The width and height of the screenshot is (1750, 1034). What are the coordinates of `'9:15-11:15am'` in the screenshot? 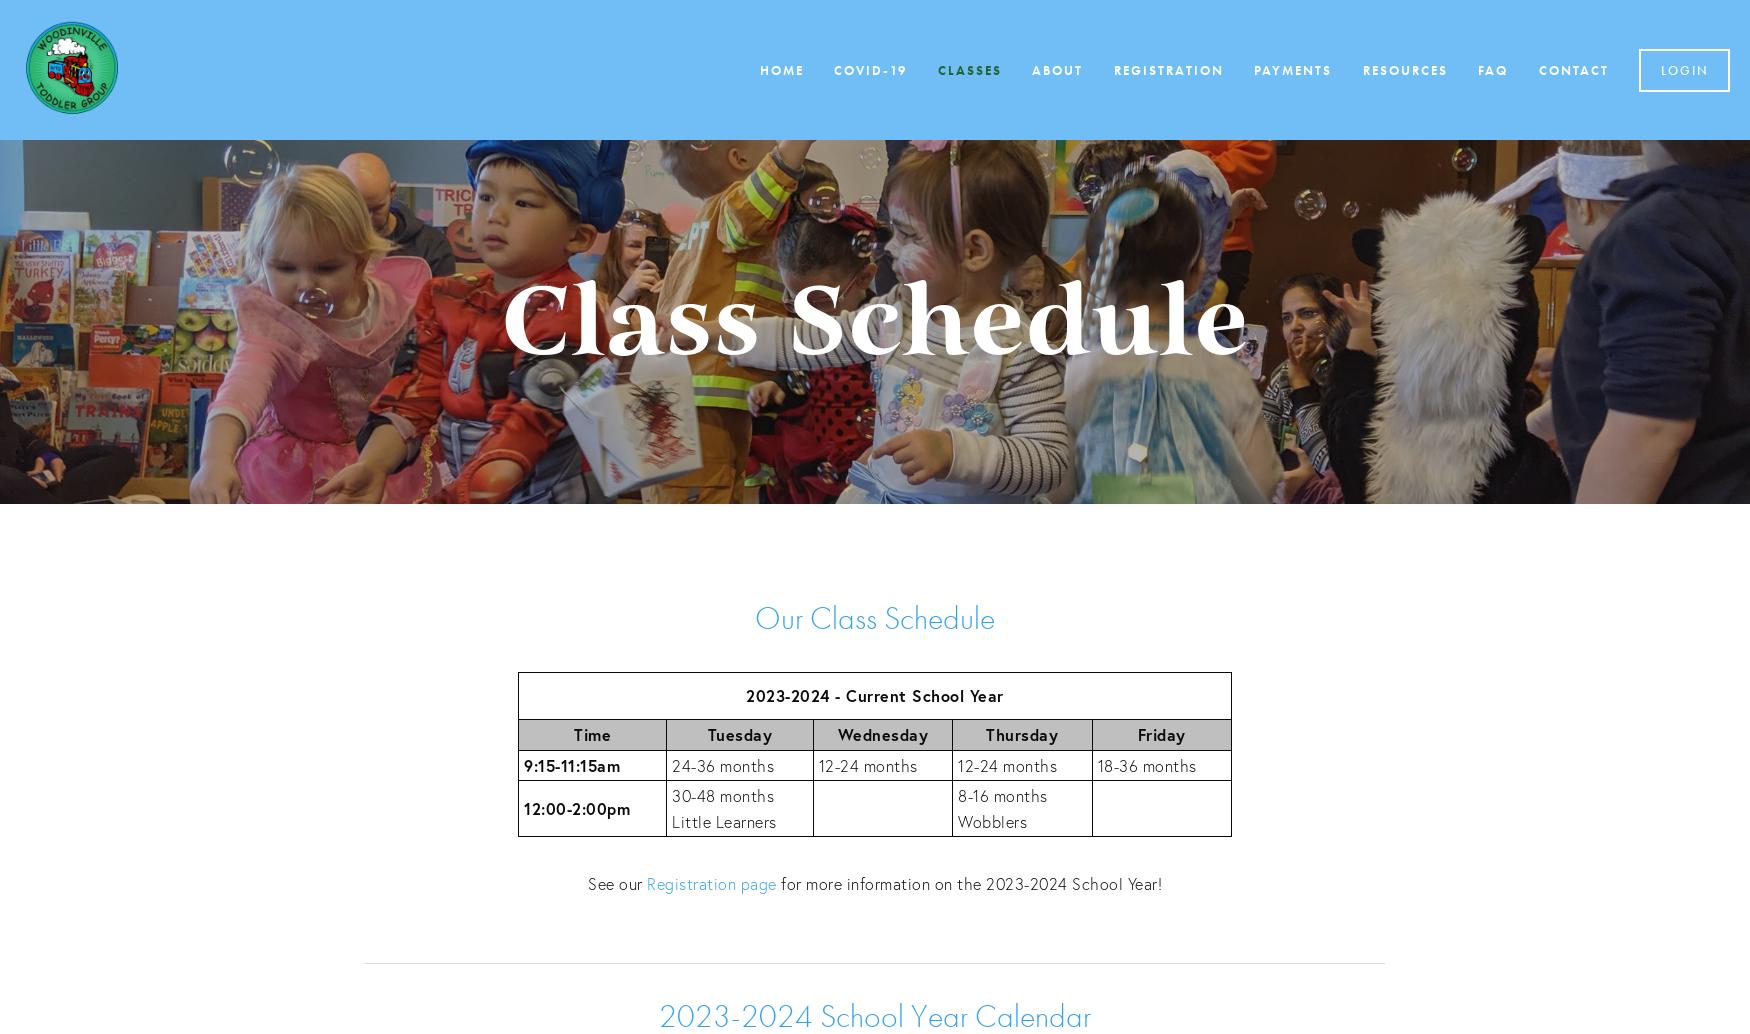 It's located at (572, 764).